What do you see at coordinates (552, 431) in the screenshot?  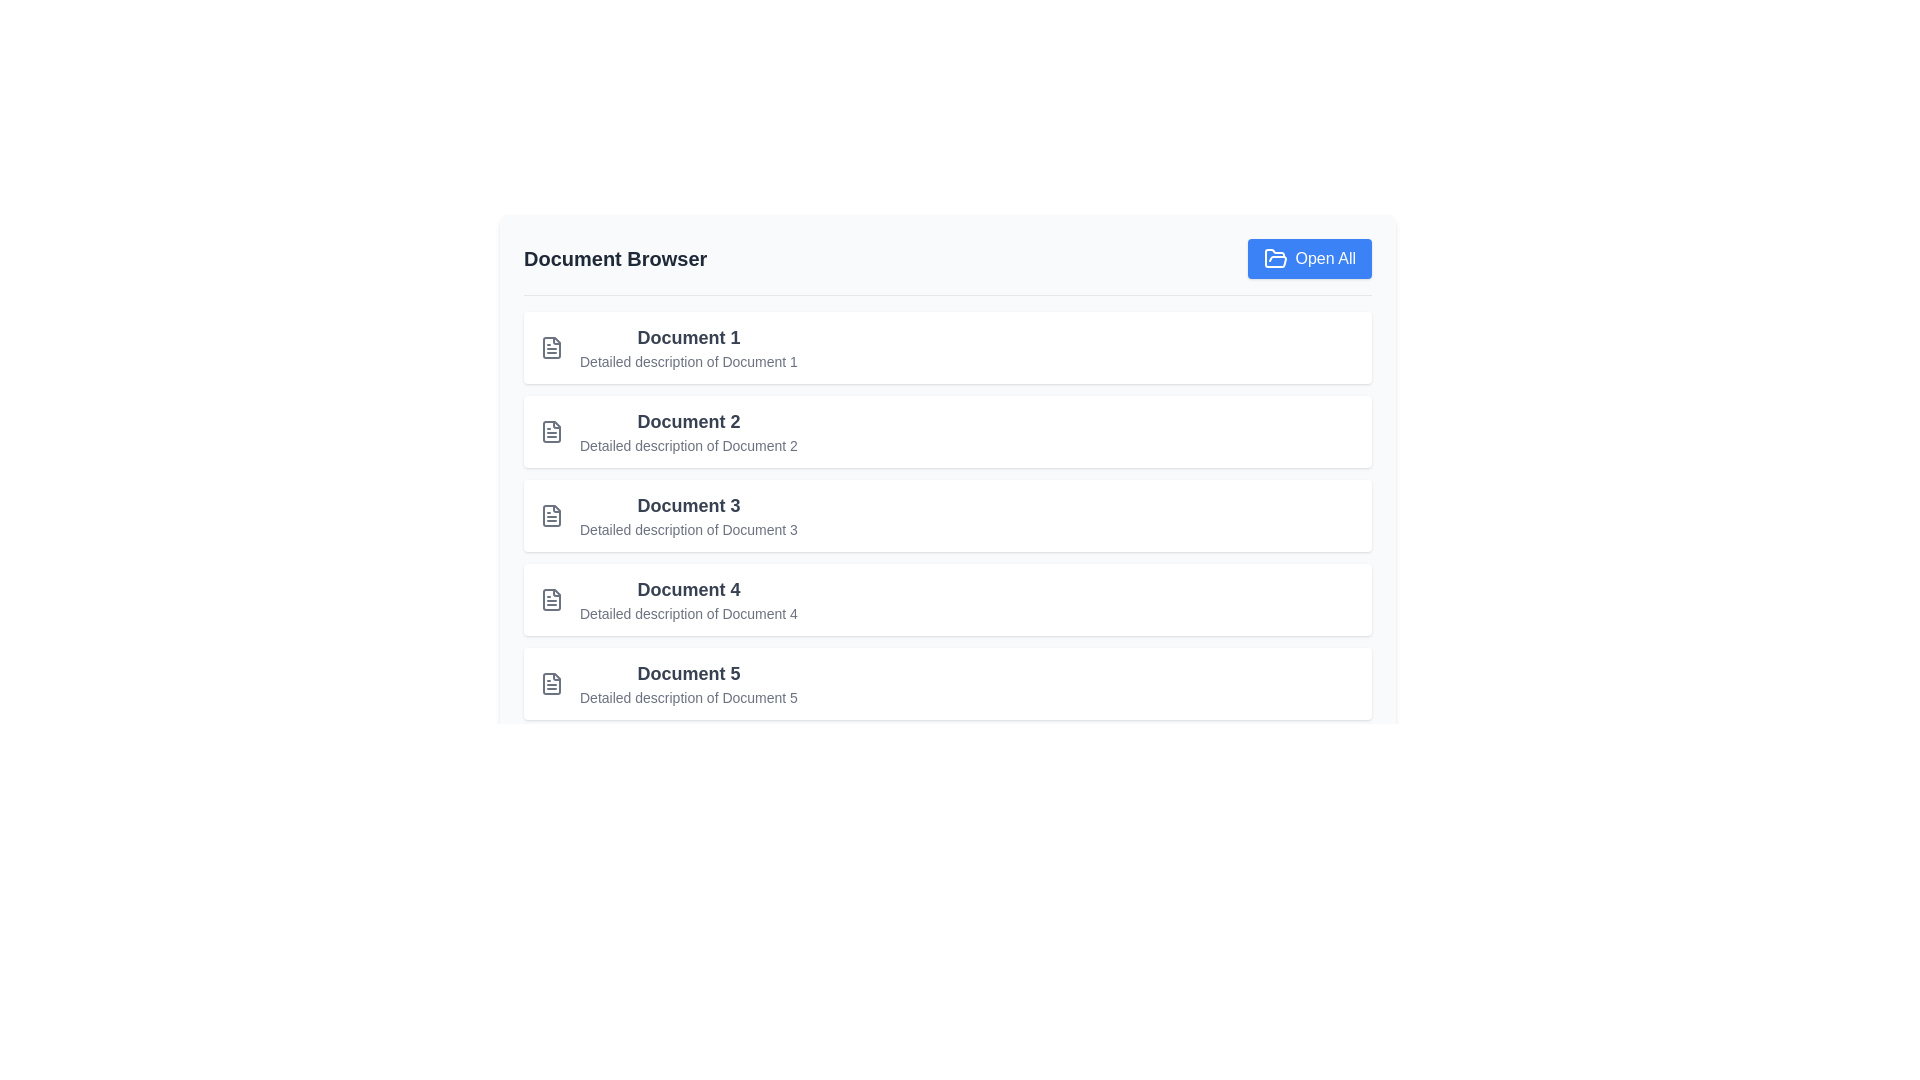 I see `the document icon representing 'Document 2' located in the second row of the document list` at bounding box center [552, 431].